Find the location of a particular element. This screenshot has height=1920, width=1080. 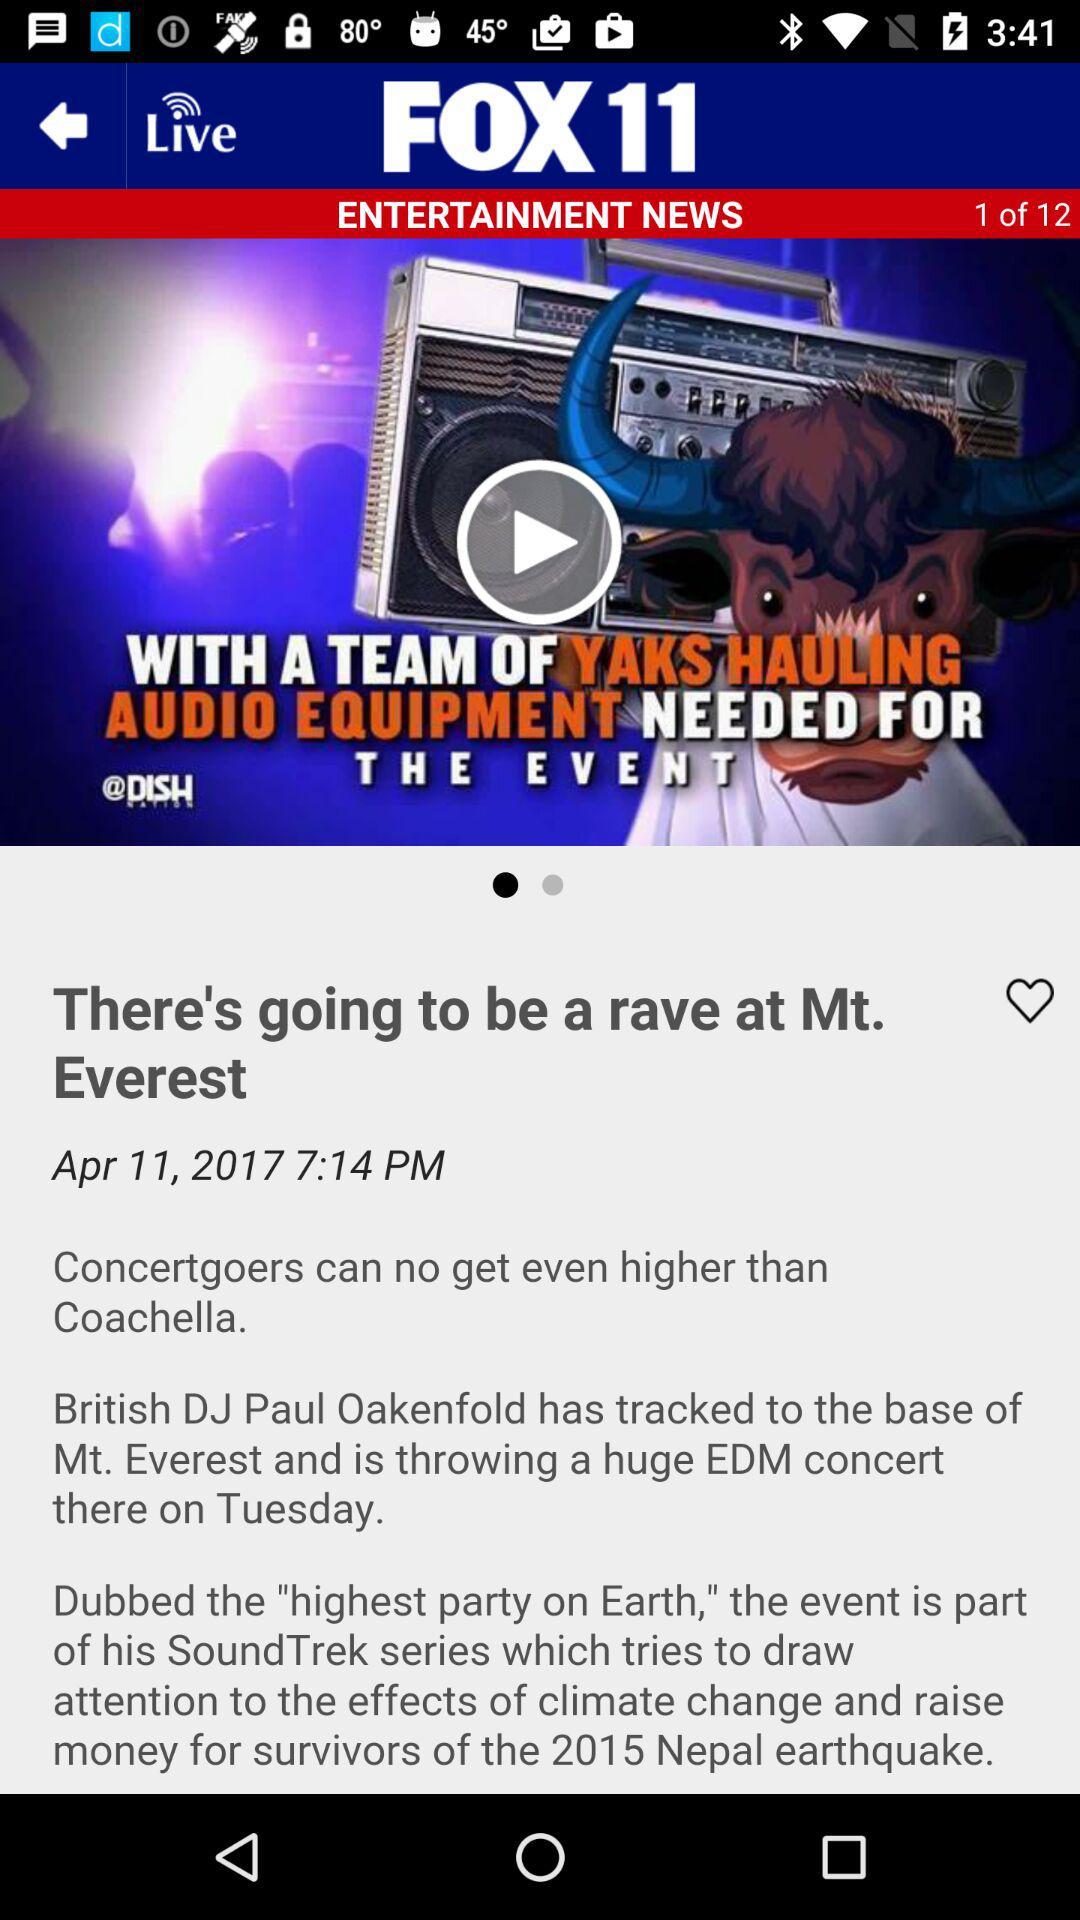

the arrow_backward icon is located at coordinates (61, 124).